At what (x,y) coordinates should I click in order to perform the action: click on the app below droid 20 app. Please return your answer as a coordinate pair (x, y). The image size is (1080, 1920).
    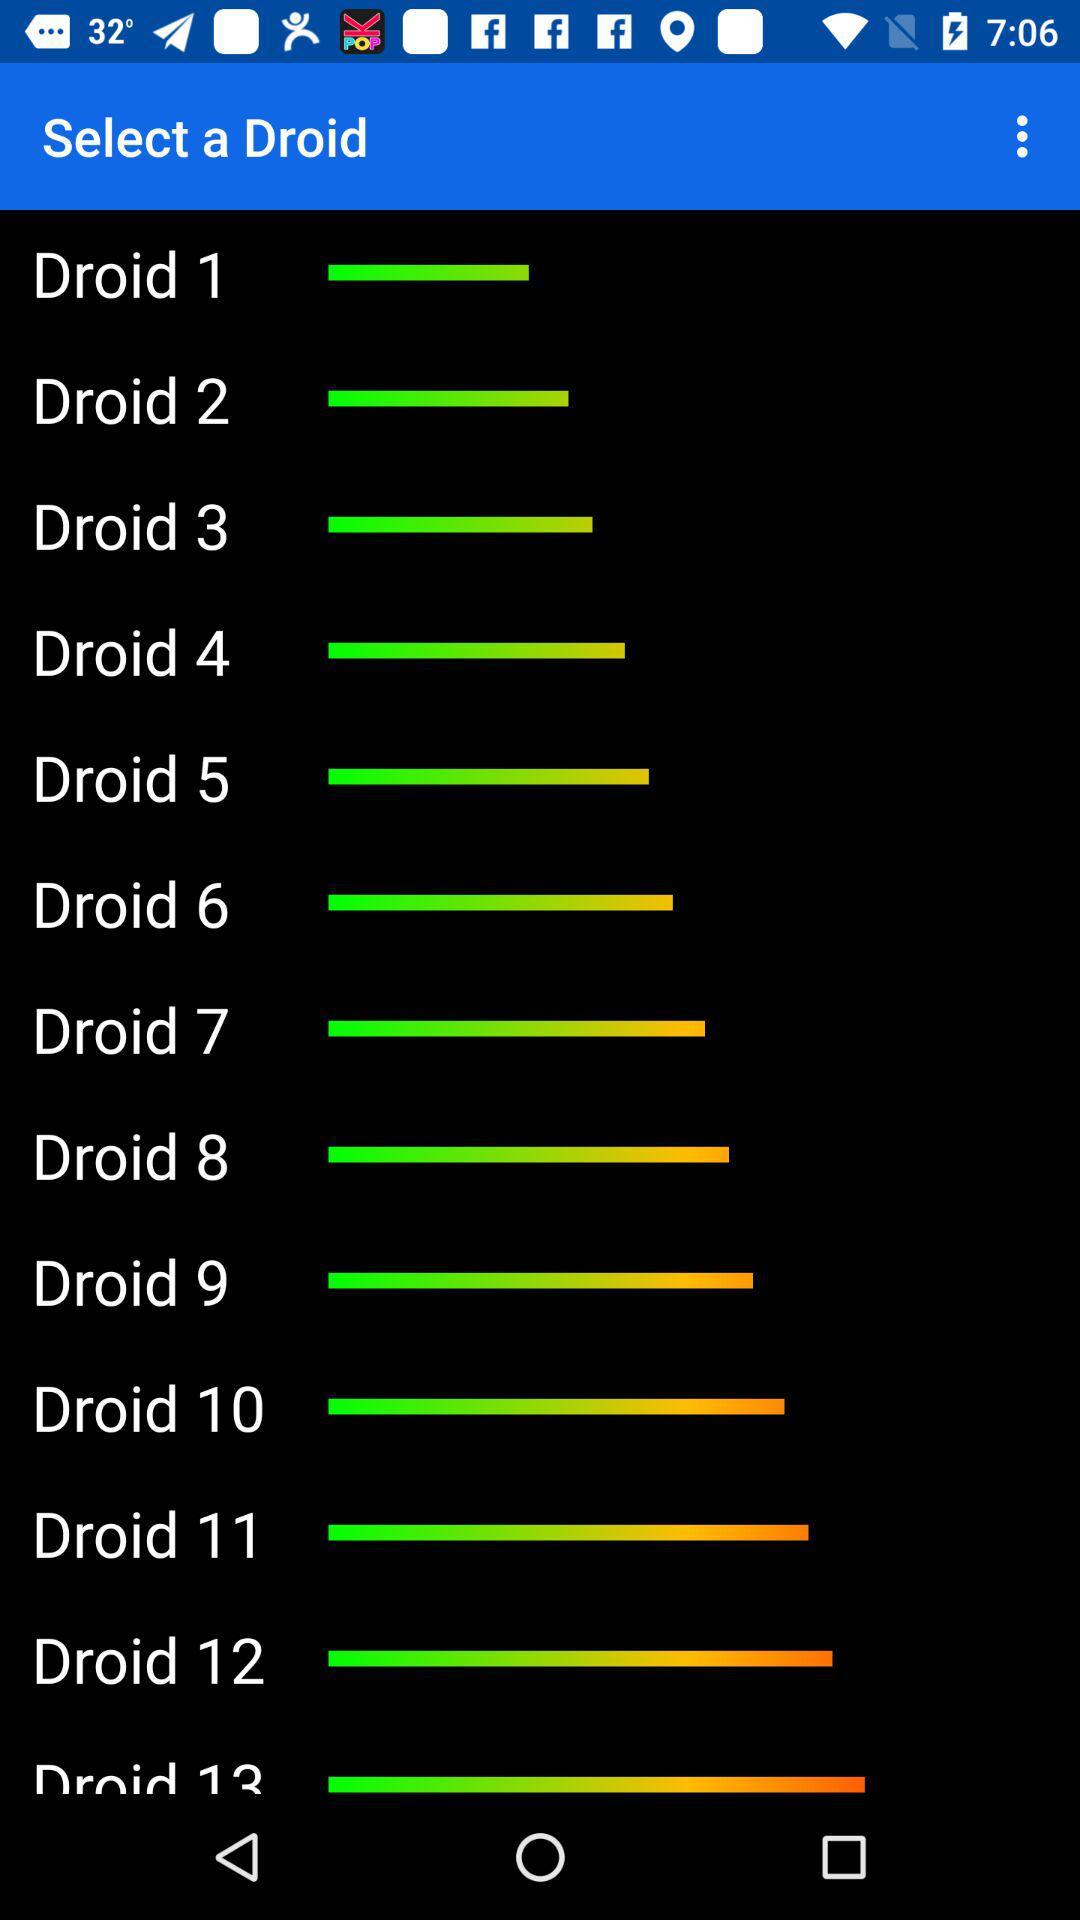
    Looking at the image, I should click on (147, 1659).